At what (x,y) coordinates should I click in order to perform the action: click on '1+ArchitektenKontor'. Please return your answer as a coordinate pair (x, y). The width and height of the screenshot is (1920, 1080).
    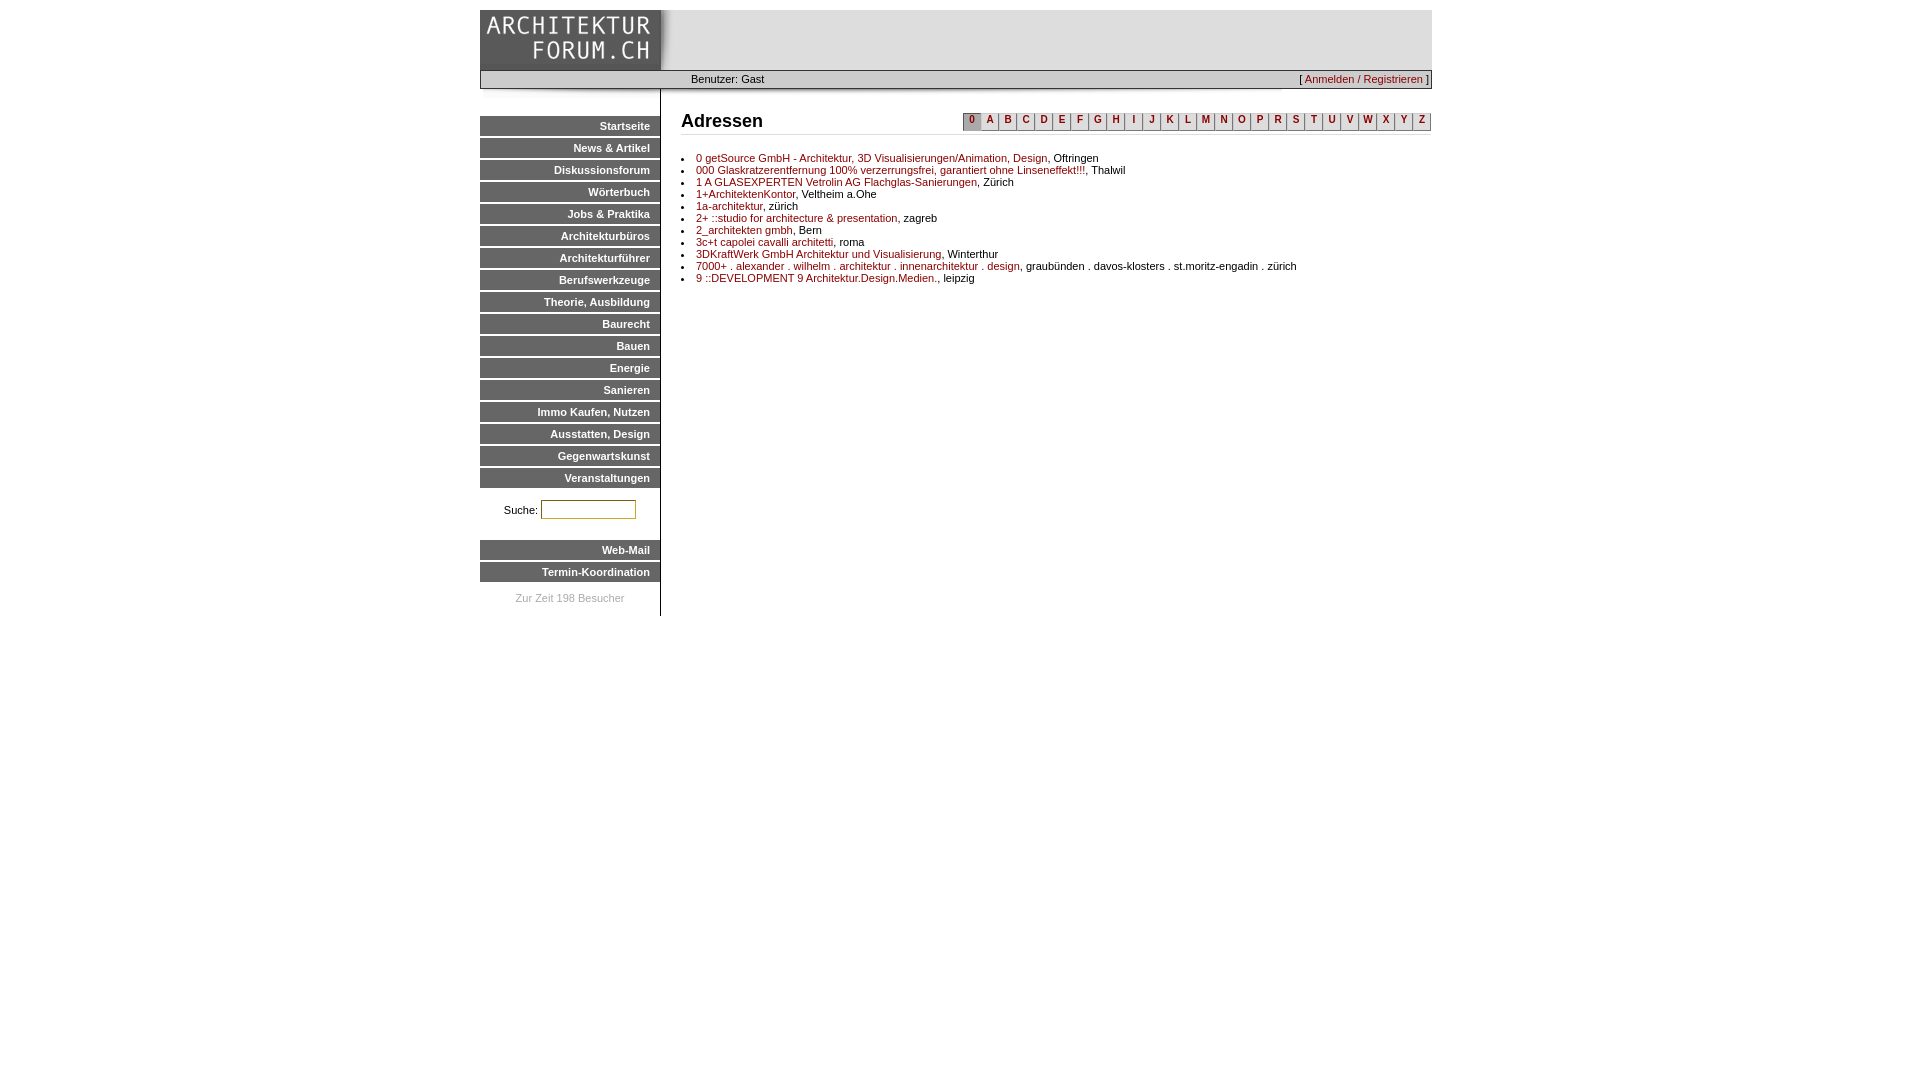
    Looking at the image, I should click on (744, 193).